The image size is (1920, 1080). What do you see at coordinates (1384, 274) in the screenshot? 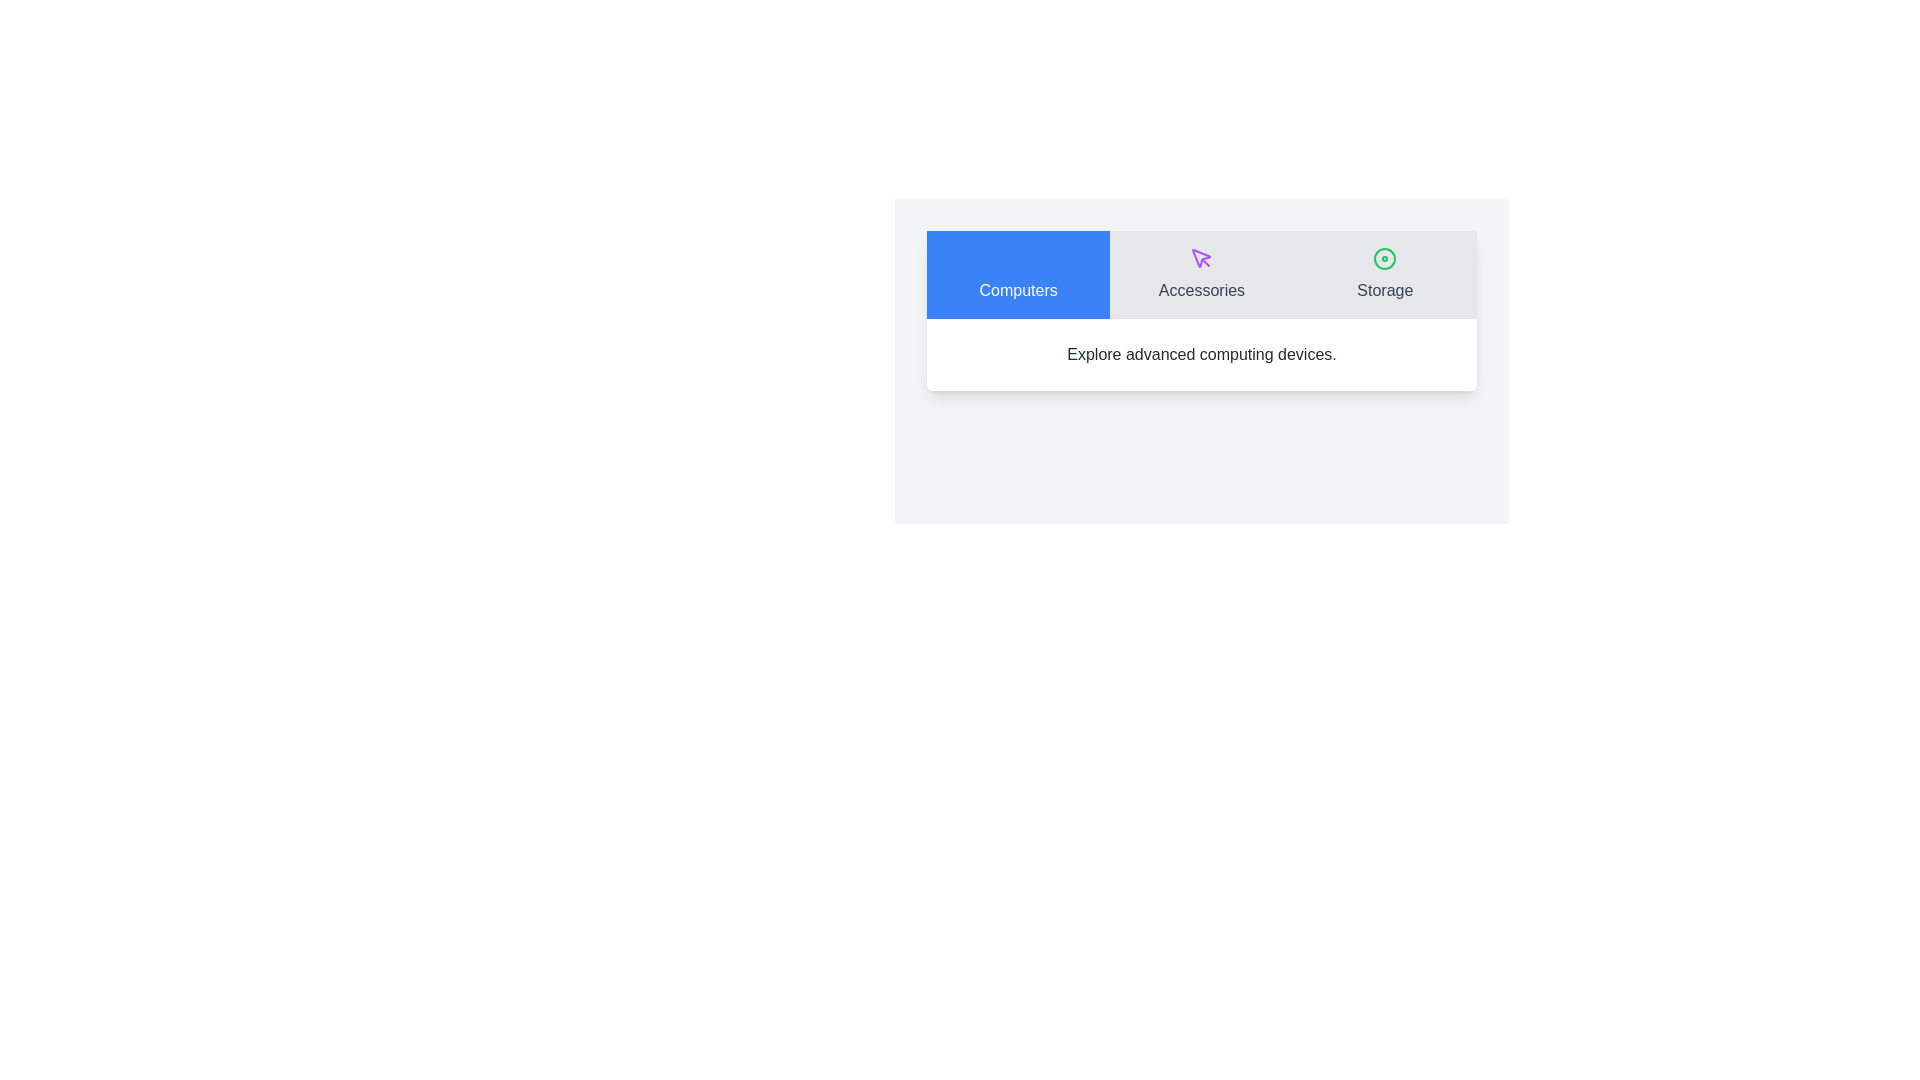
I see `the tab labeled Storage` at bounding box center [1384, 274].